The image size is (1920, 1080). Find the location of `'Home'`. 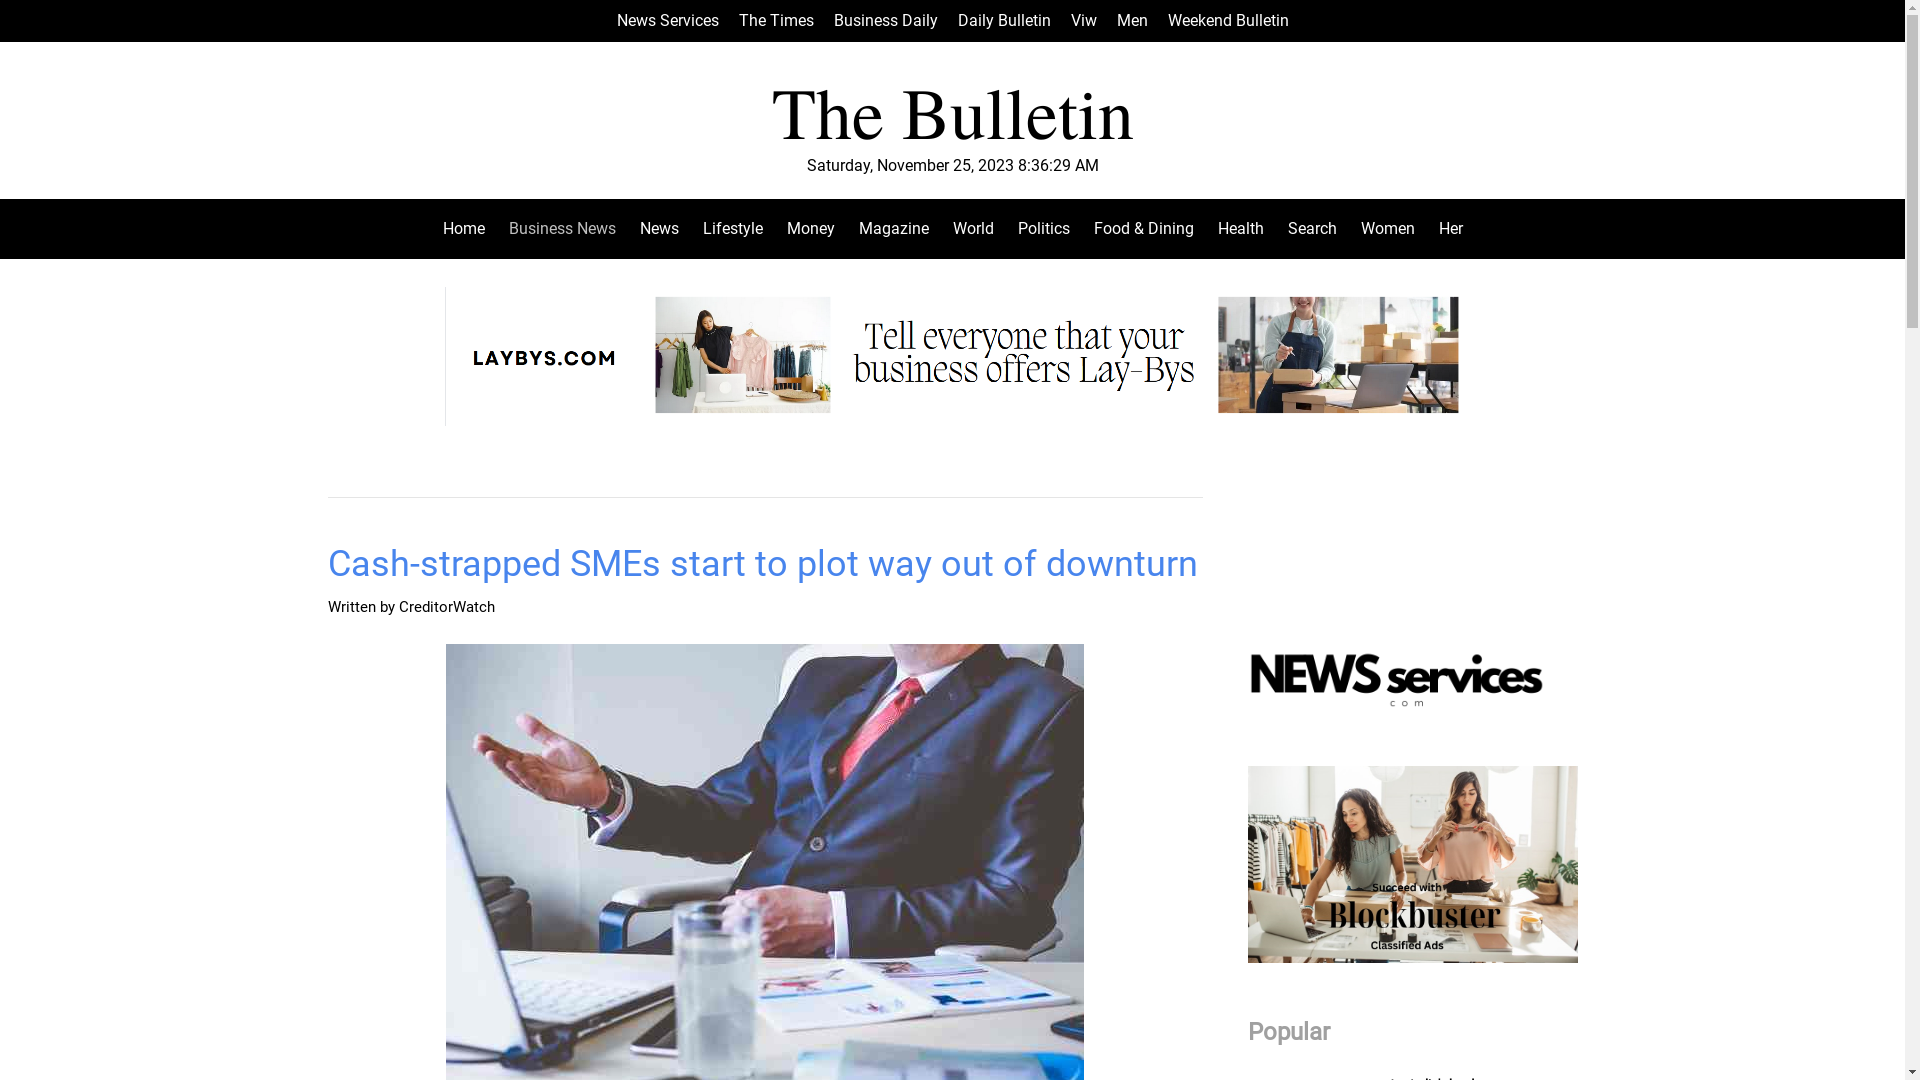

'Home' is located at coordinates (468, 227).